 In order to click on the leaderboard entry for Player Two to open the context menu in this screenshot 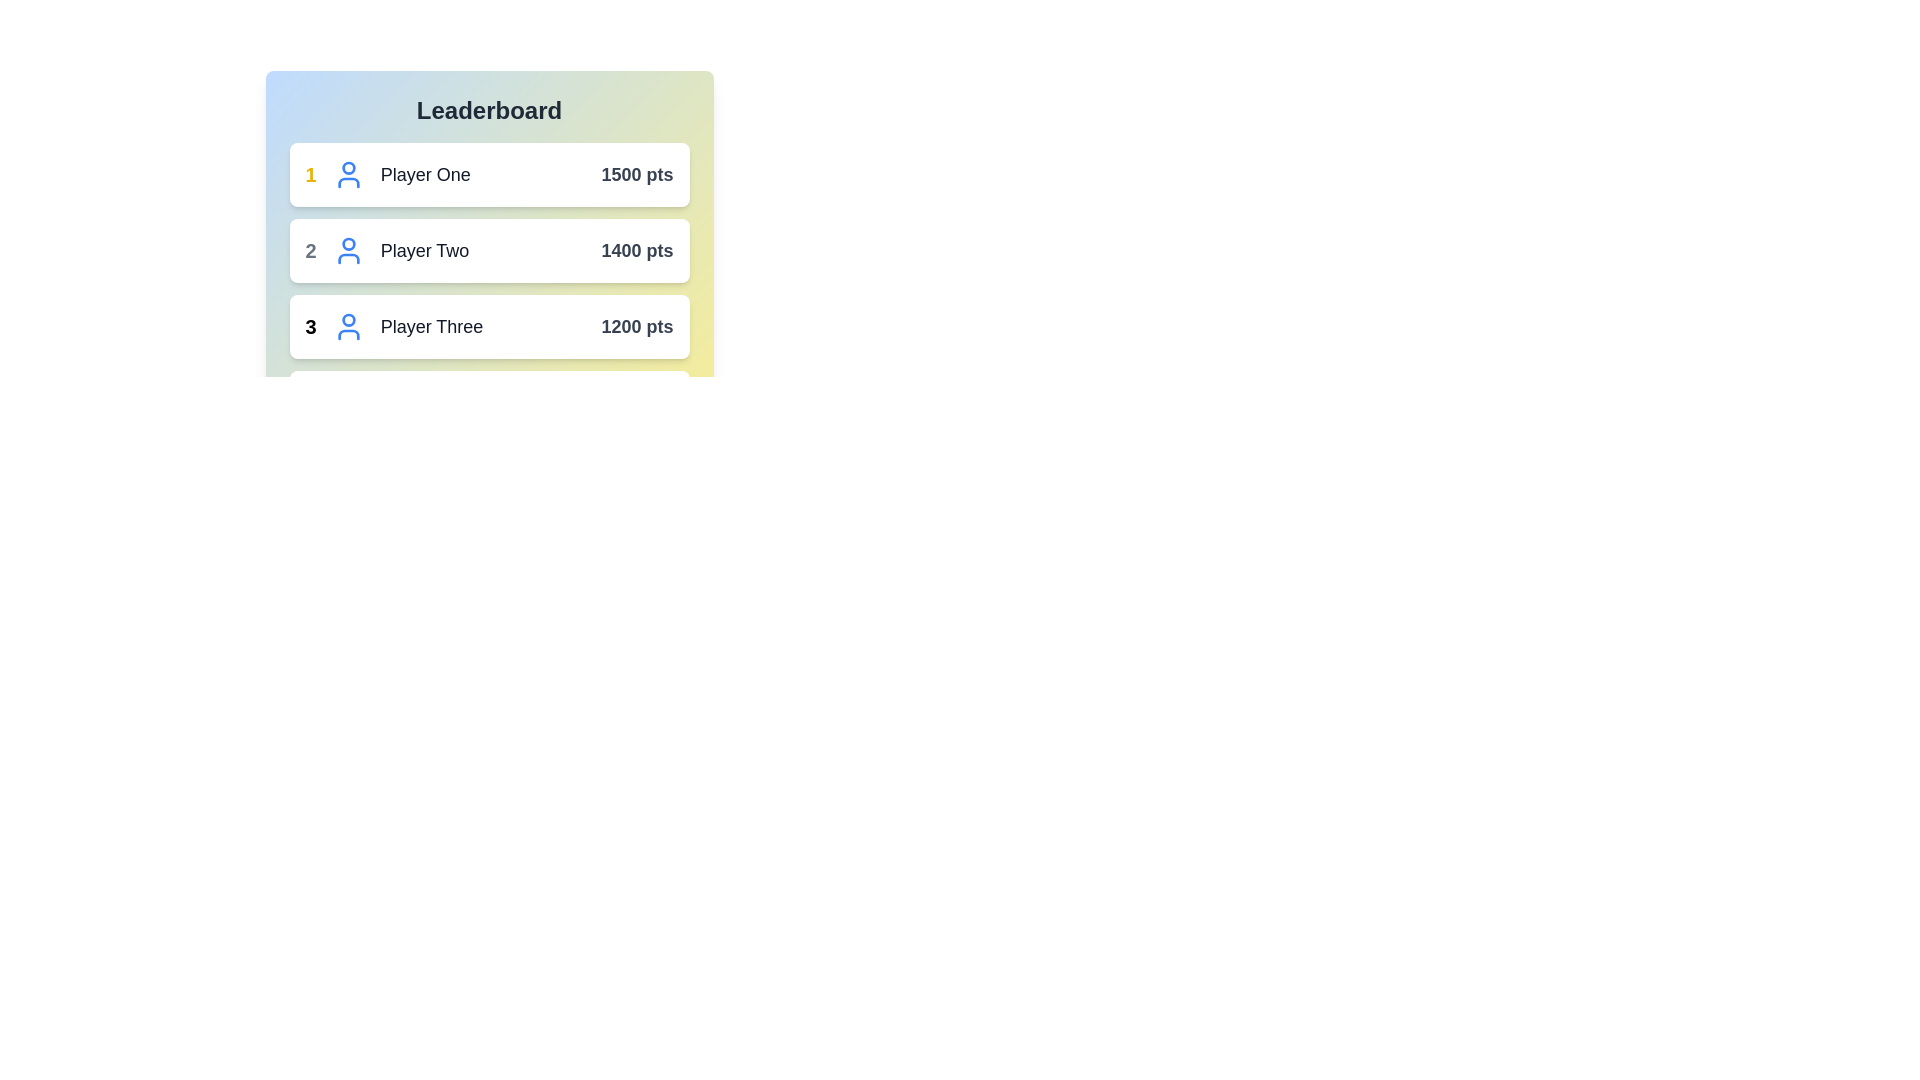, I will do `click(489, 249)`.